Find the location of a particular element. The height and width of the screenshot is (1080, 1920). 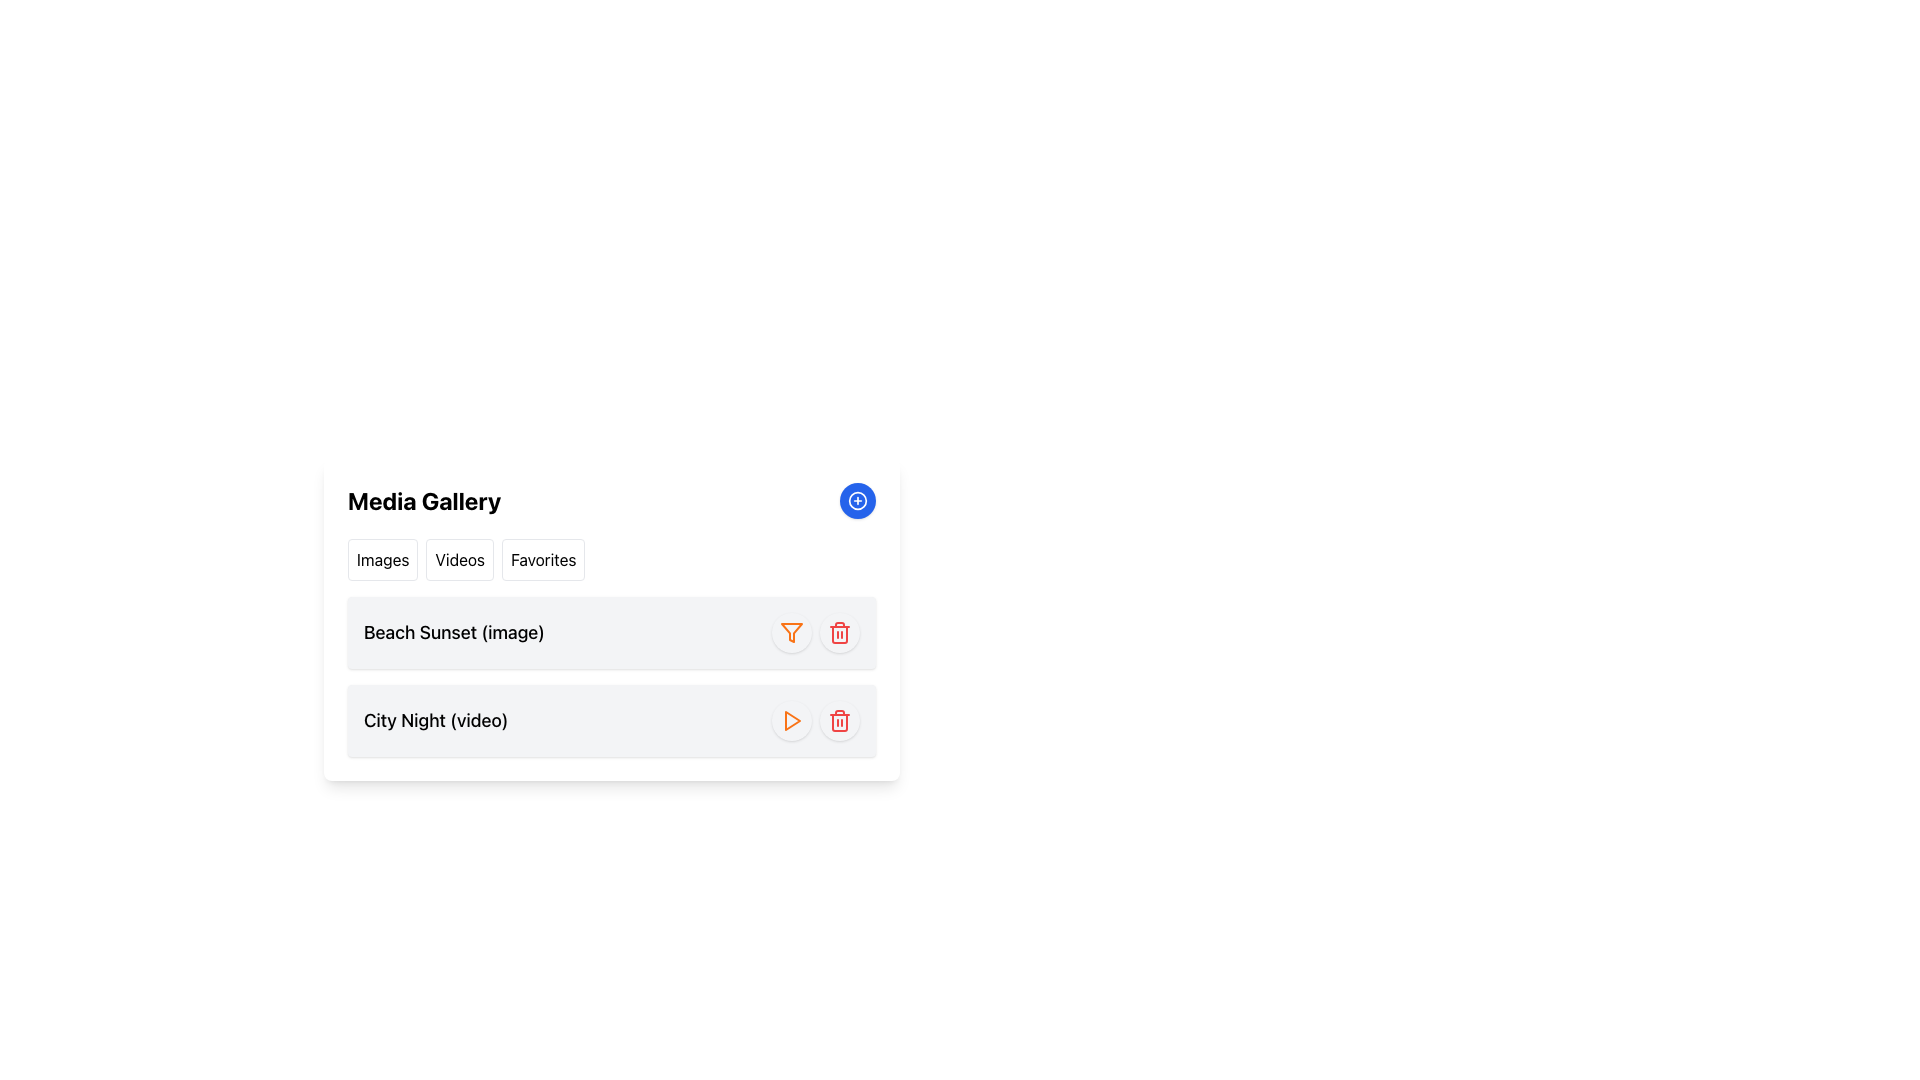

the bold text element displaying 'Media Gallery' located in the header section of the media browsing interface is located at coordinates (423, 500).